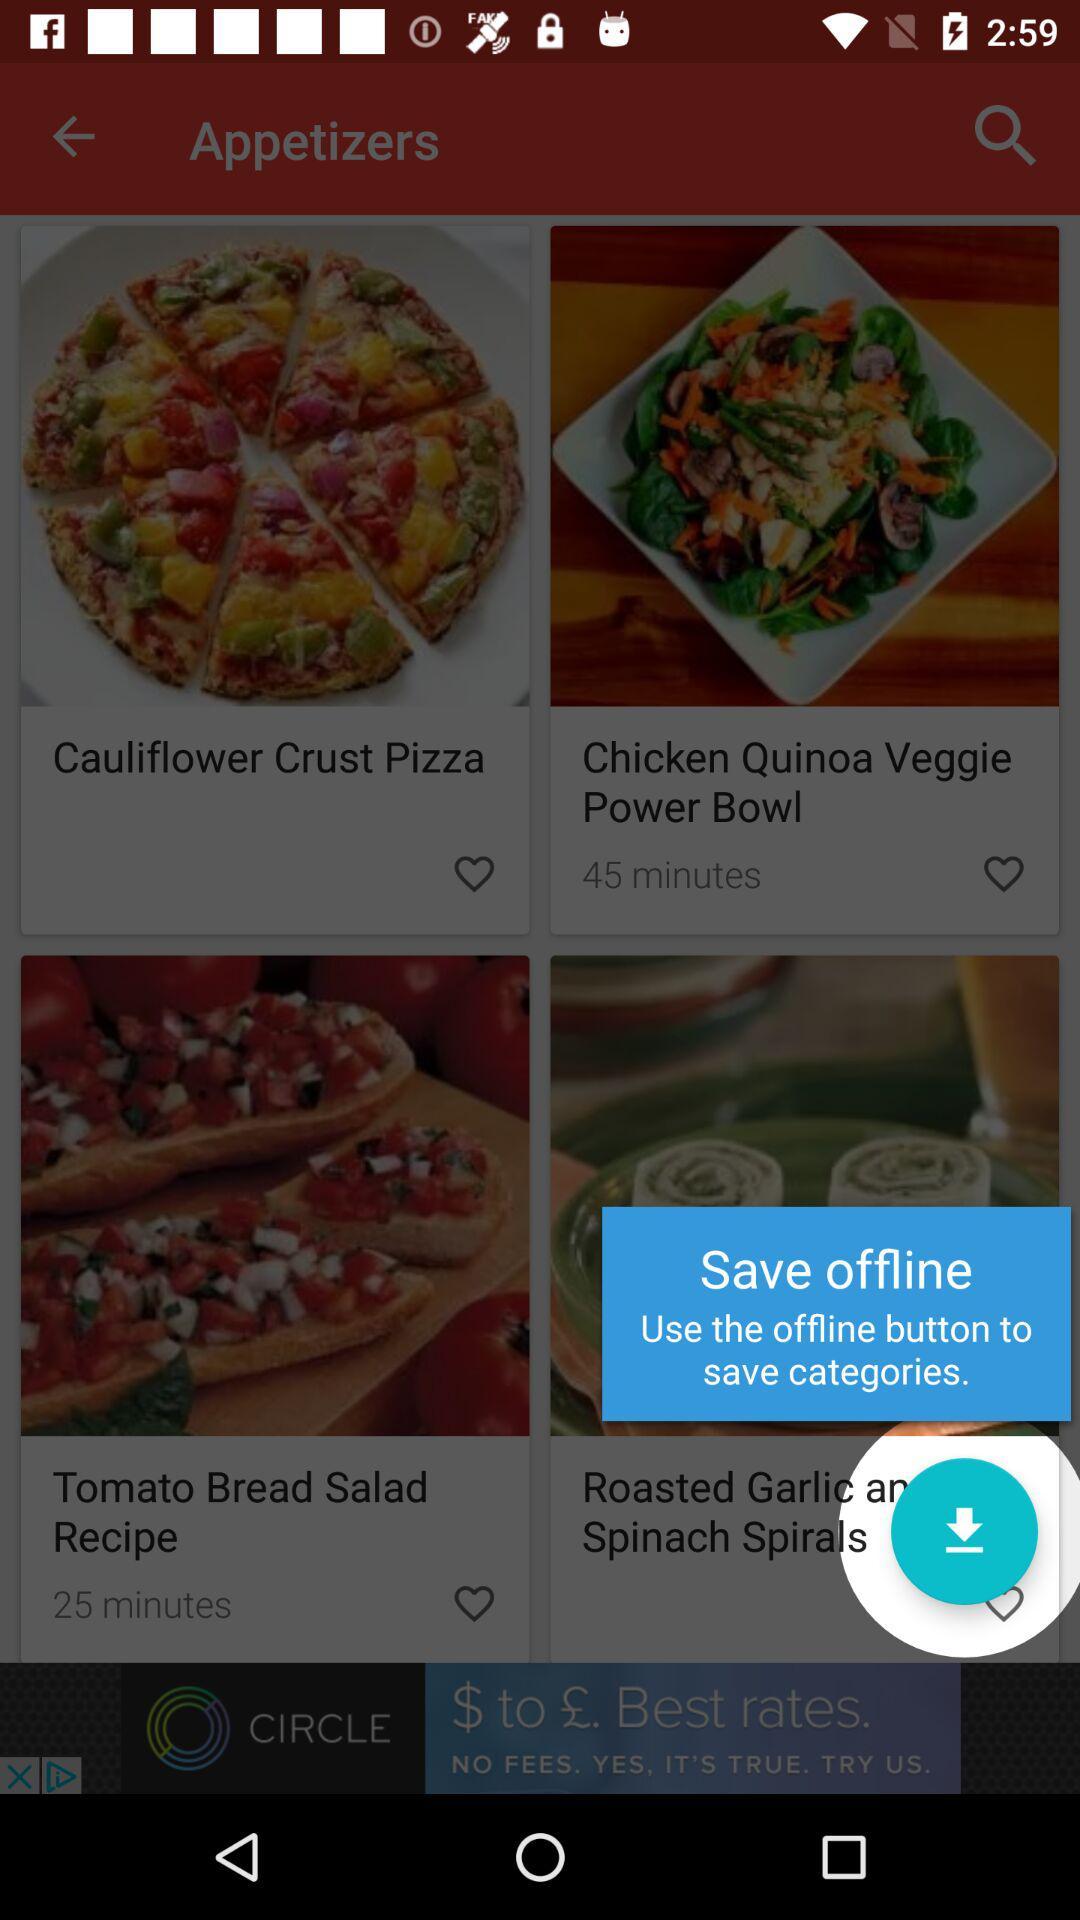 The image size is (1080, 1920). I want to click on the file_download icon, so click(963, 1530).